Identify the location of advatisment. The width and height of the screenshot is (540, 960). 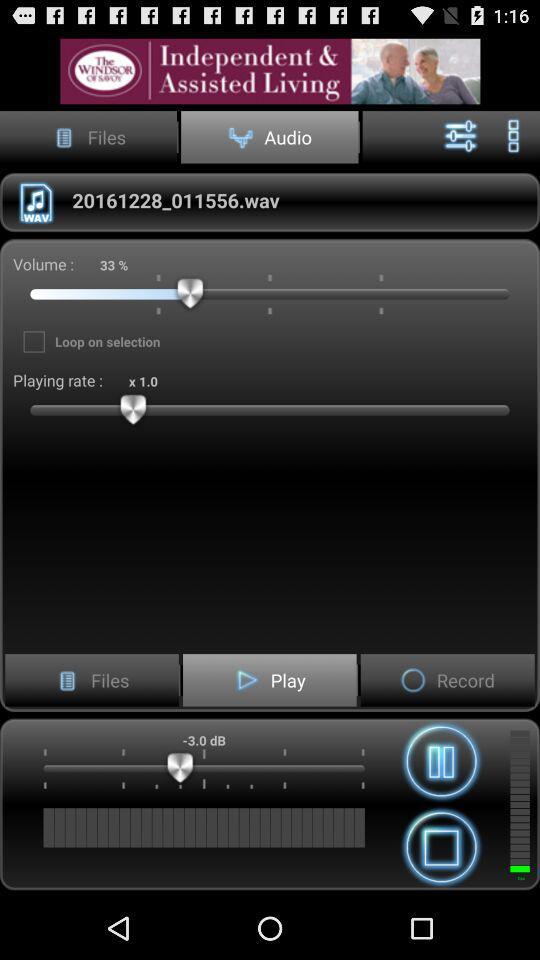
(270, 71).